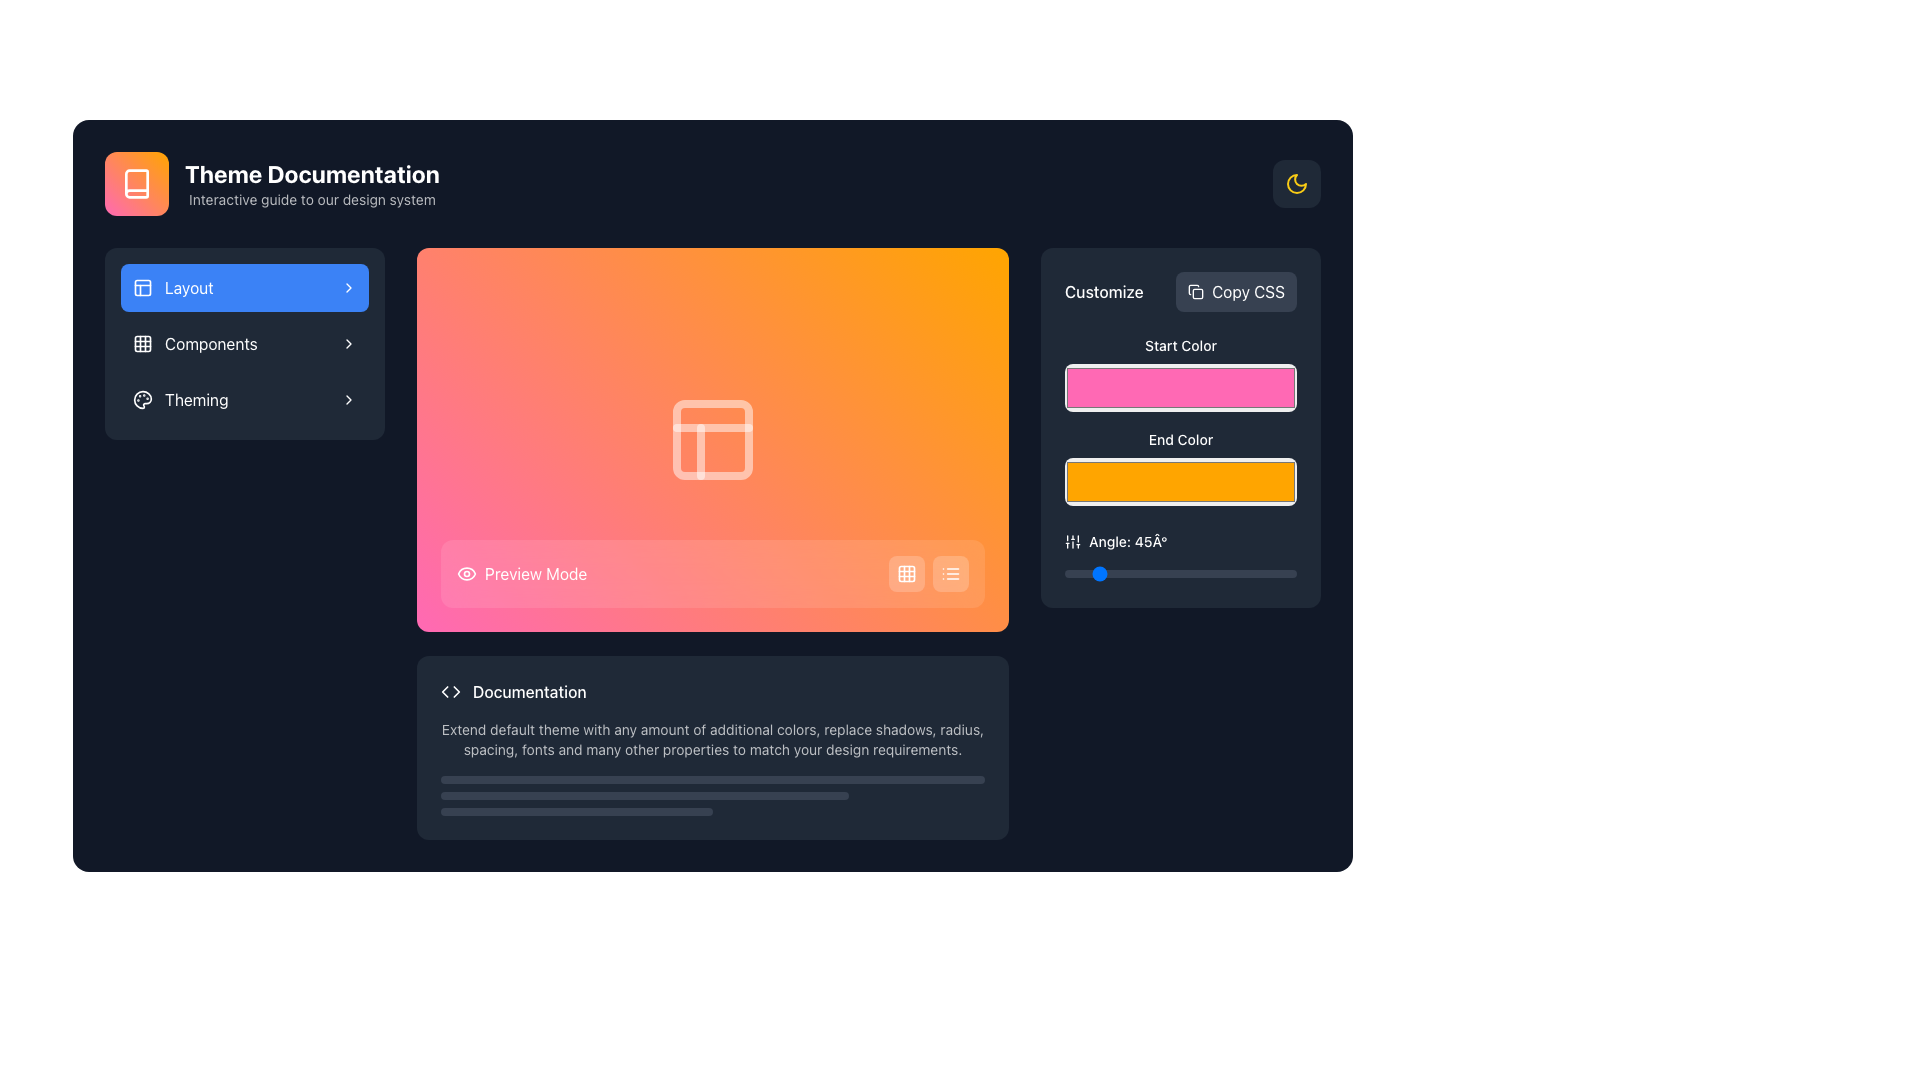  What do you see at coordinates (949, 574) in the screenshot?
I see `the Button (List Icon) featuring horizontal lines and circular dots` at bounding box center [949, 574].